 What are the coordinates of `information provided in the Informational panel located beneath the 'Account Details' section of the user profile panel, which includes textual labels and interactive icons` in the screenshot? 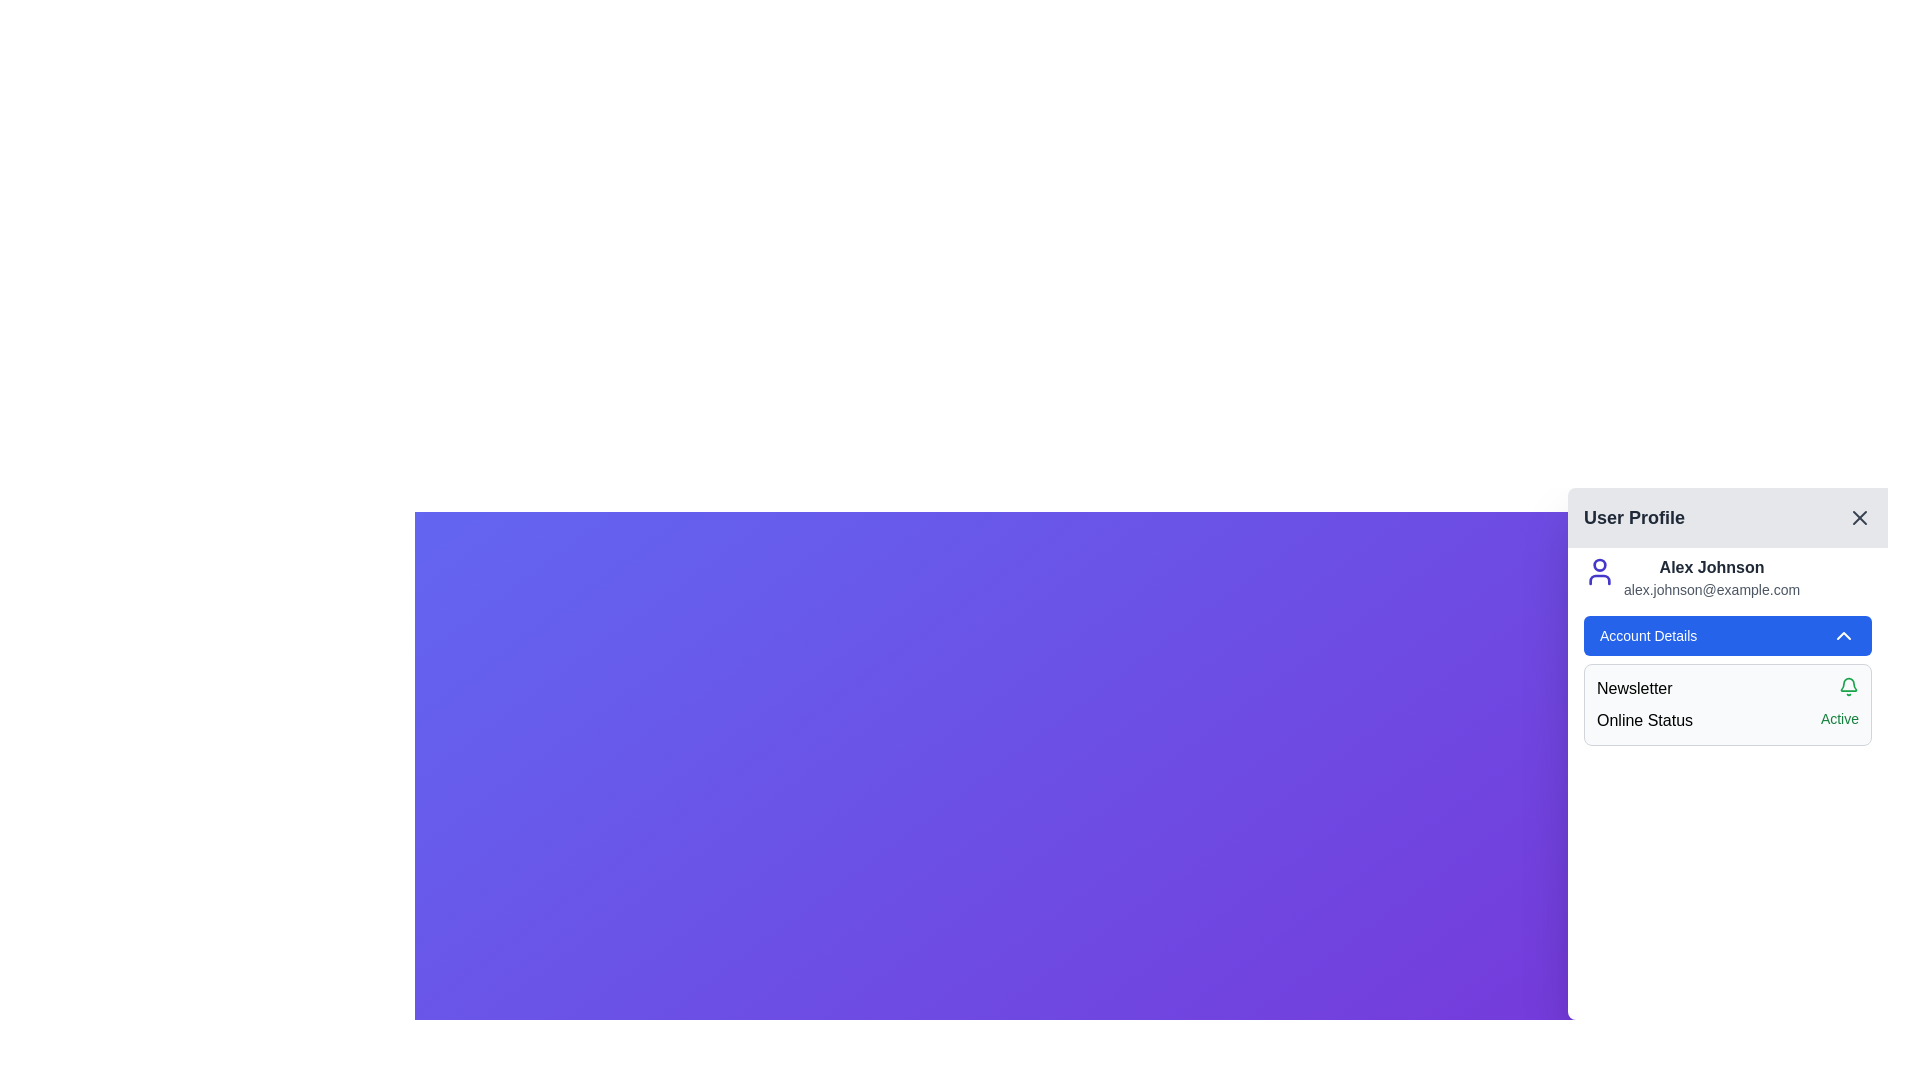 It's located at (1727, 704).